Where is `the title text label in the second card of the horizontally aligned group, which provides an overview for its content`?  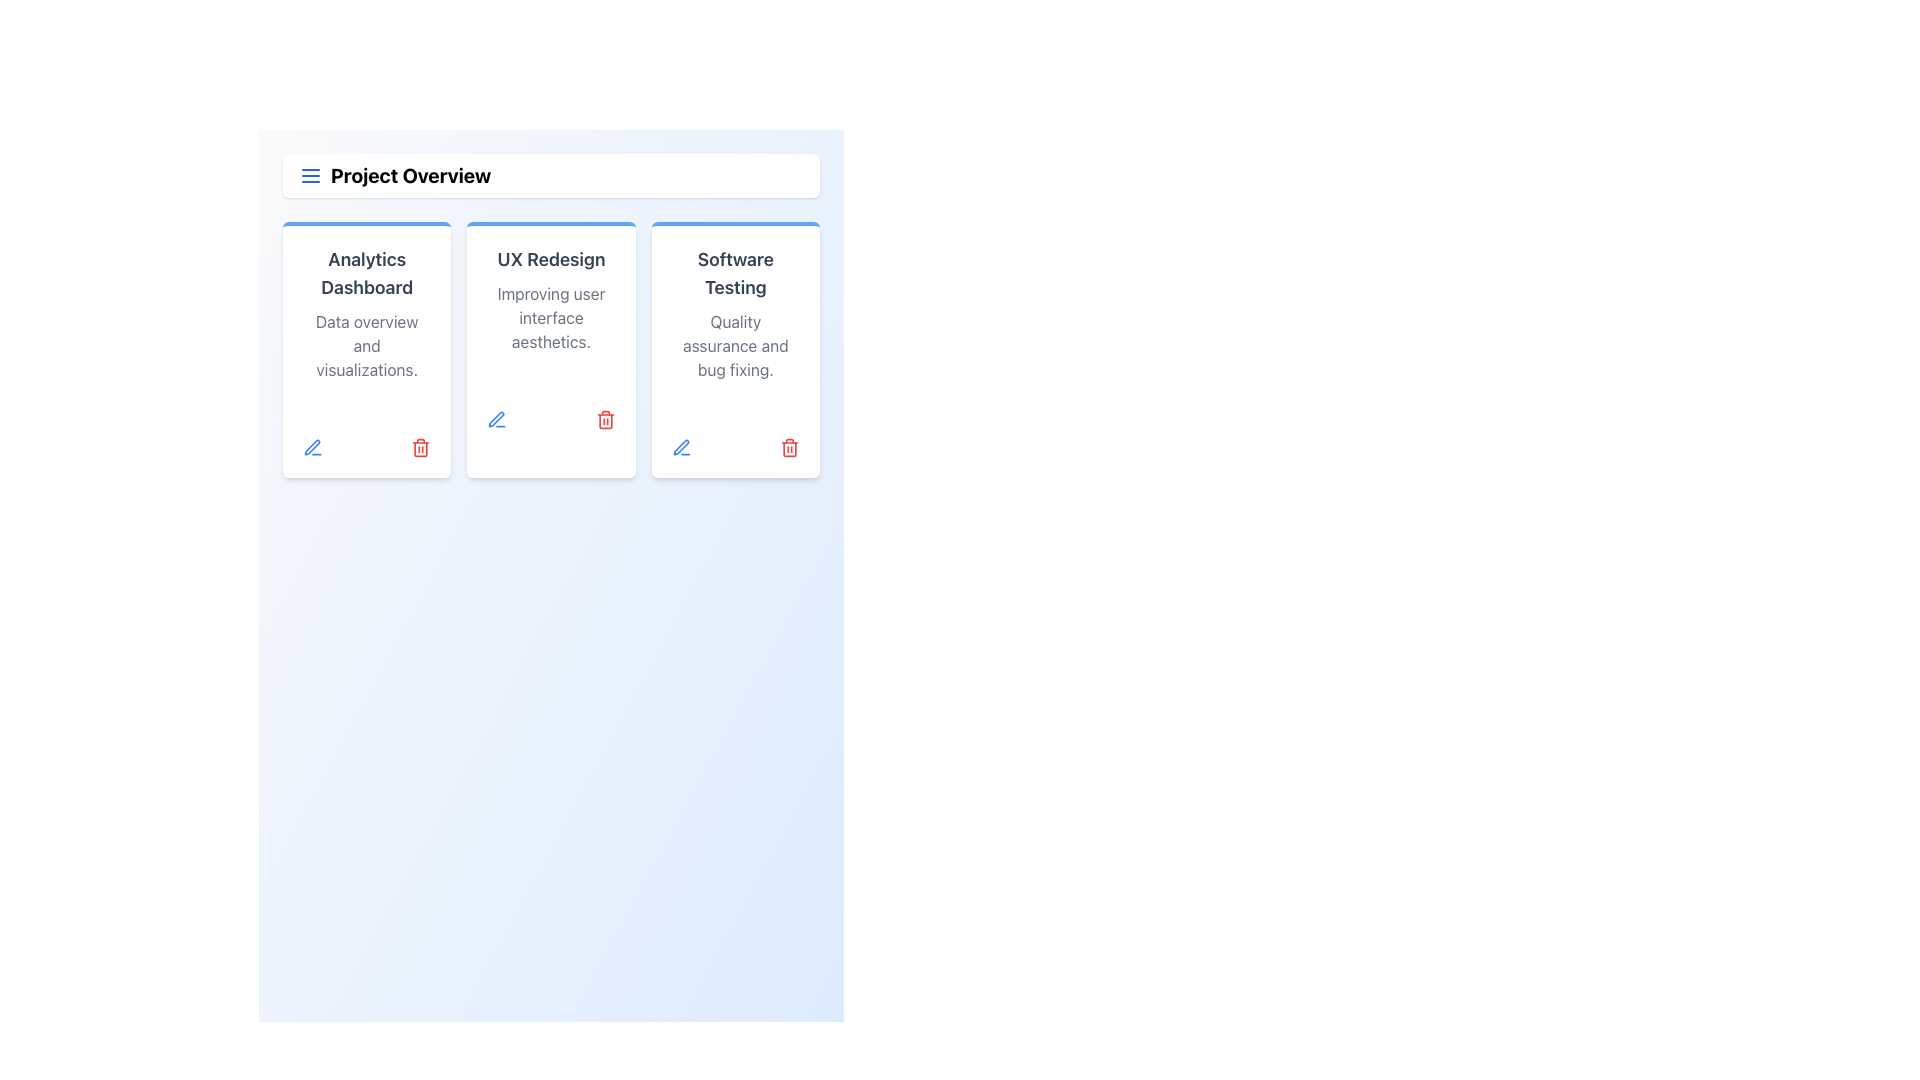
the title text label in the second card of the horizontally aligned group, which provides an overview for its content is located at coordinates (551, 258).